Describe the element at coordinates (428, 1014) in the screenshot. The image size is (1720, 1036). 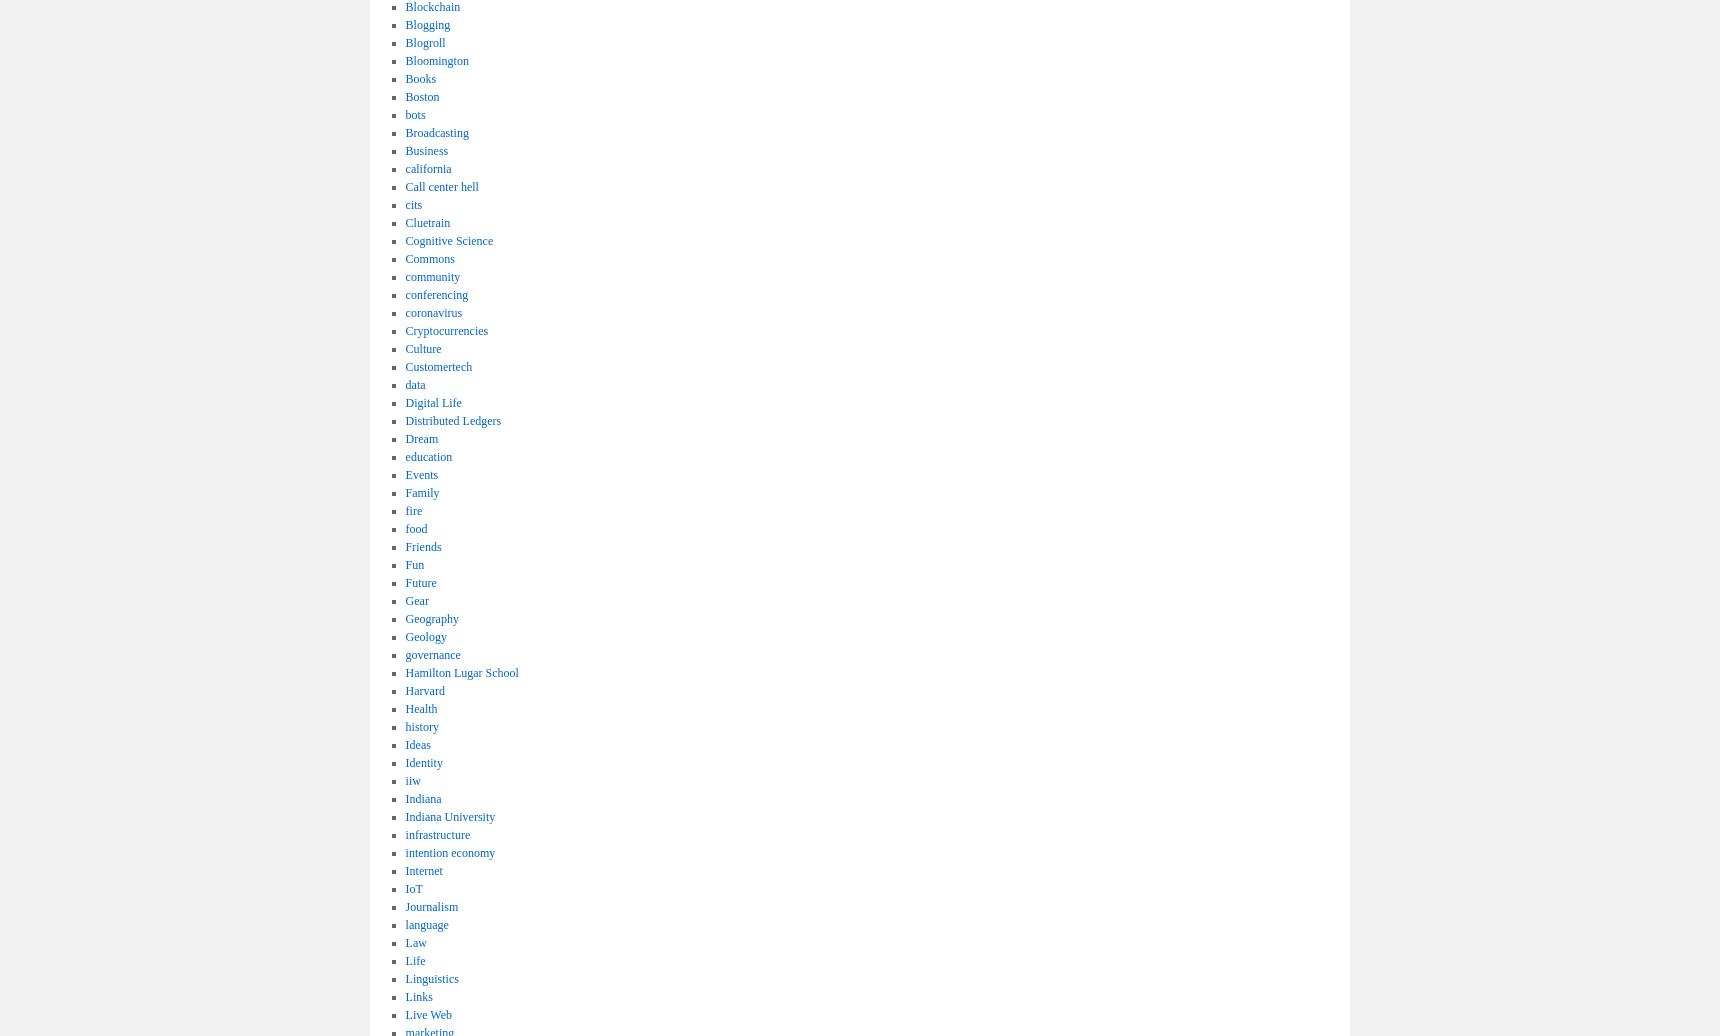
I see `'Live Web'` at that location.